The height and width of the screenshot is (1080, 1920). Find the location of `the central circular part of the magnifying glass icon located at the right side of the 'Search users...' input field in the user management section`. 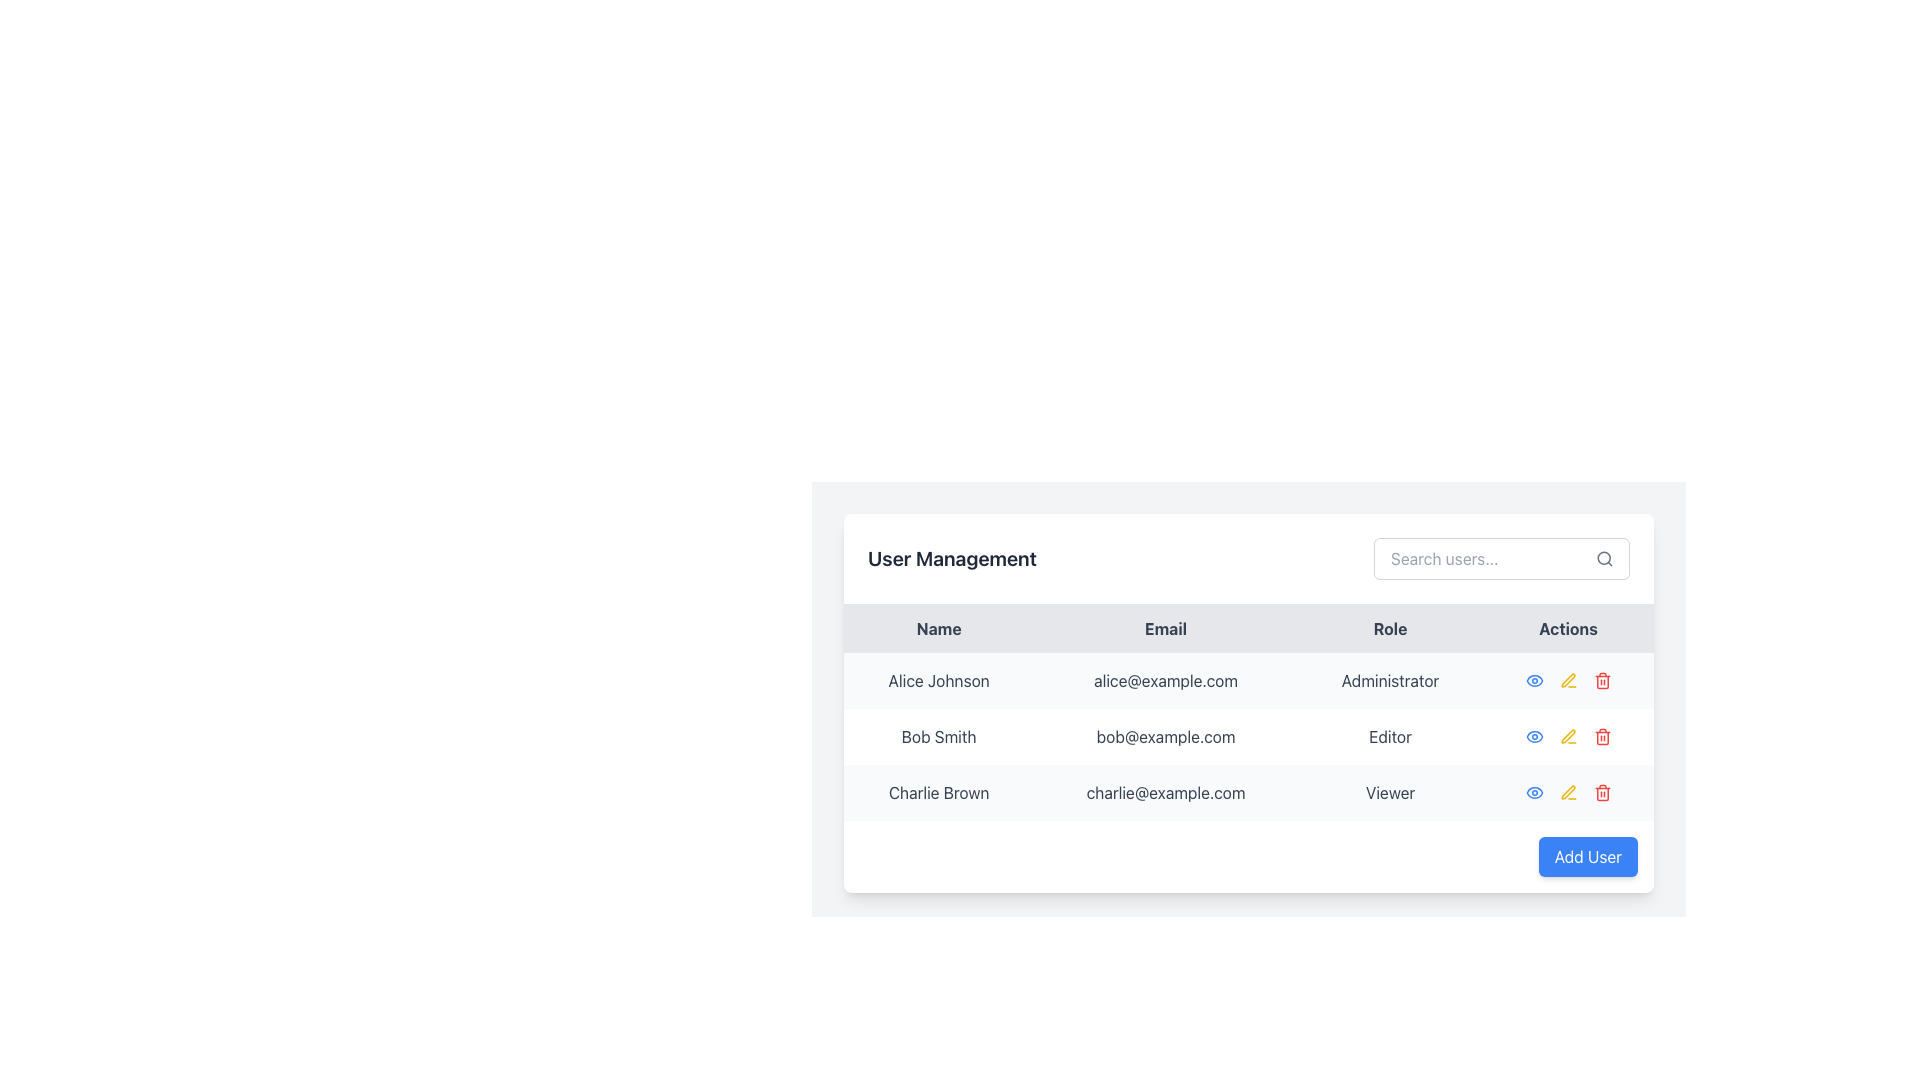

the central circular part of the magnifying glass icon located at the right side of the 'Search users...' input field in the user management section is located at coordinates (1604, 558).